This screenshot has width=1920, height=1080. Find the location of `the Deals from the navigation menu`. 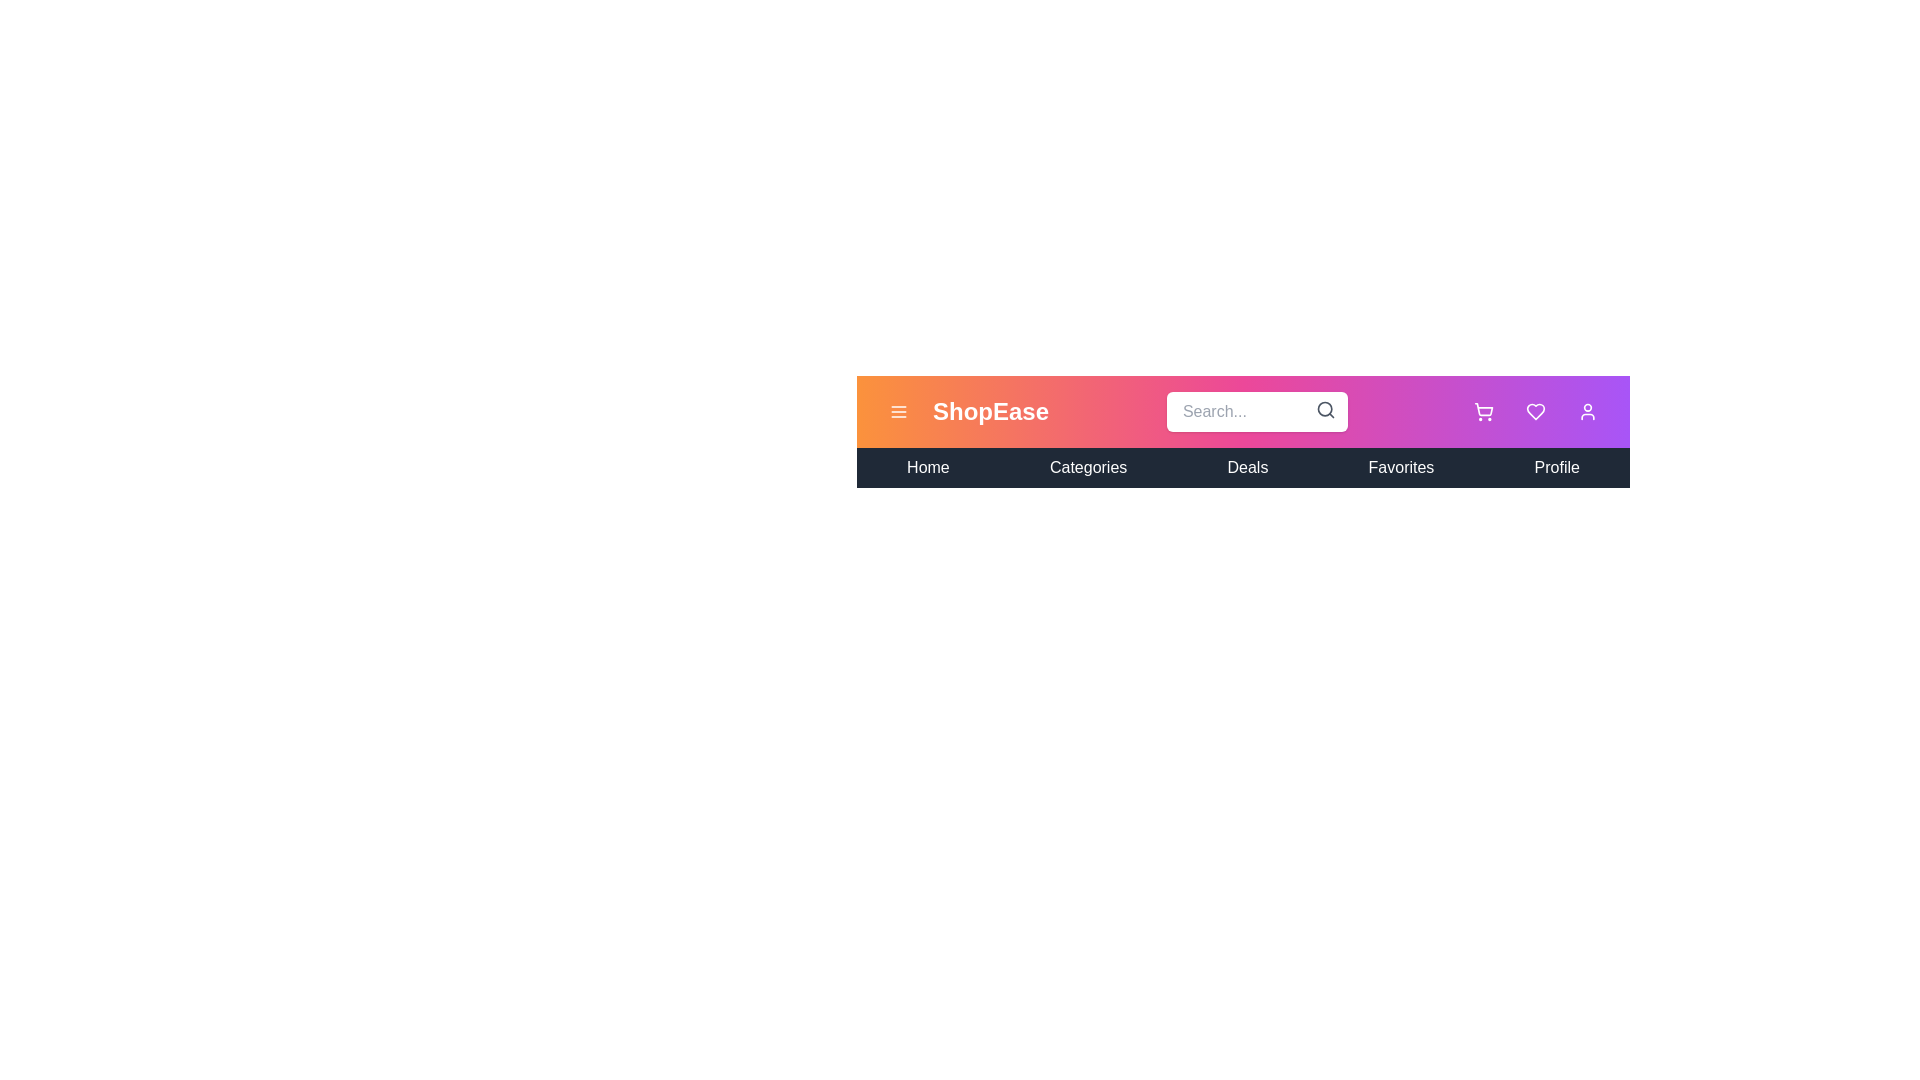

the Deals from the navigation menu is located at coordinates (1247, 467).